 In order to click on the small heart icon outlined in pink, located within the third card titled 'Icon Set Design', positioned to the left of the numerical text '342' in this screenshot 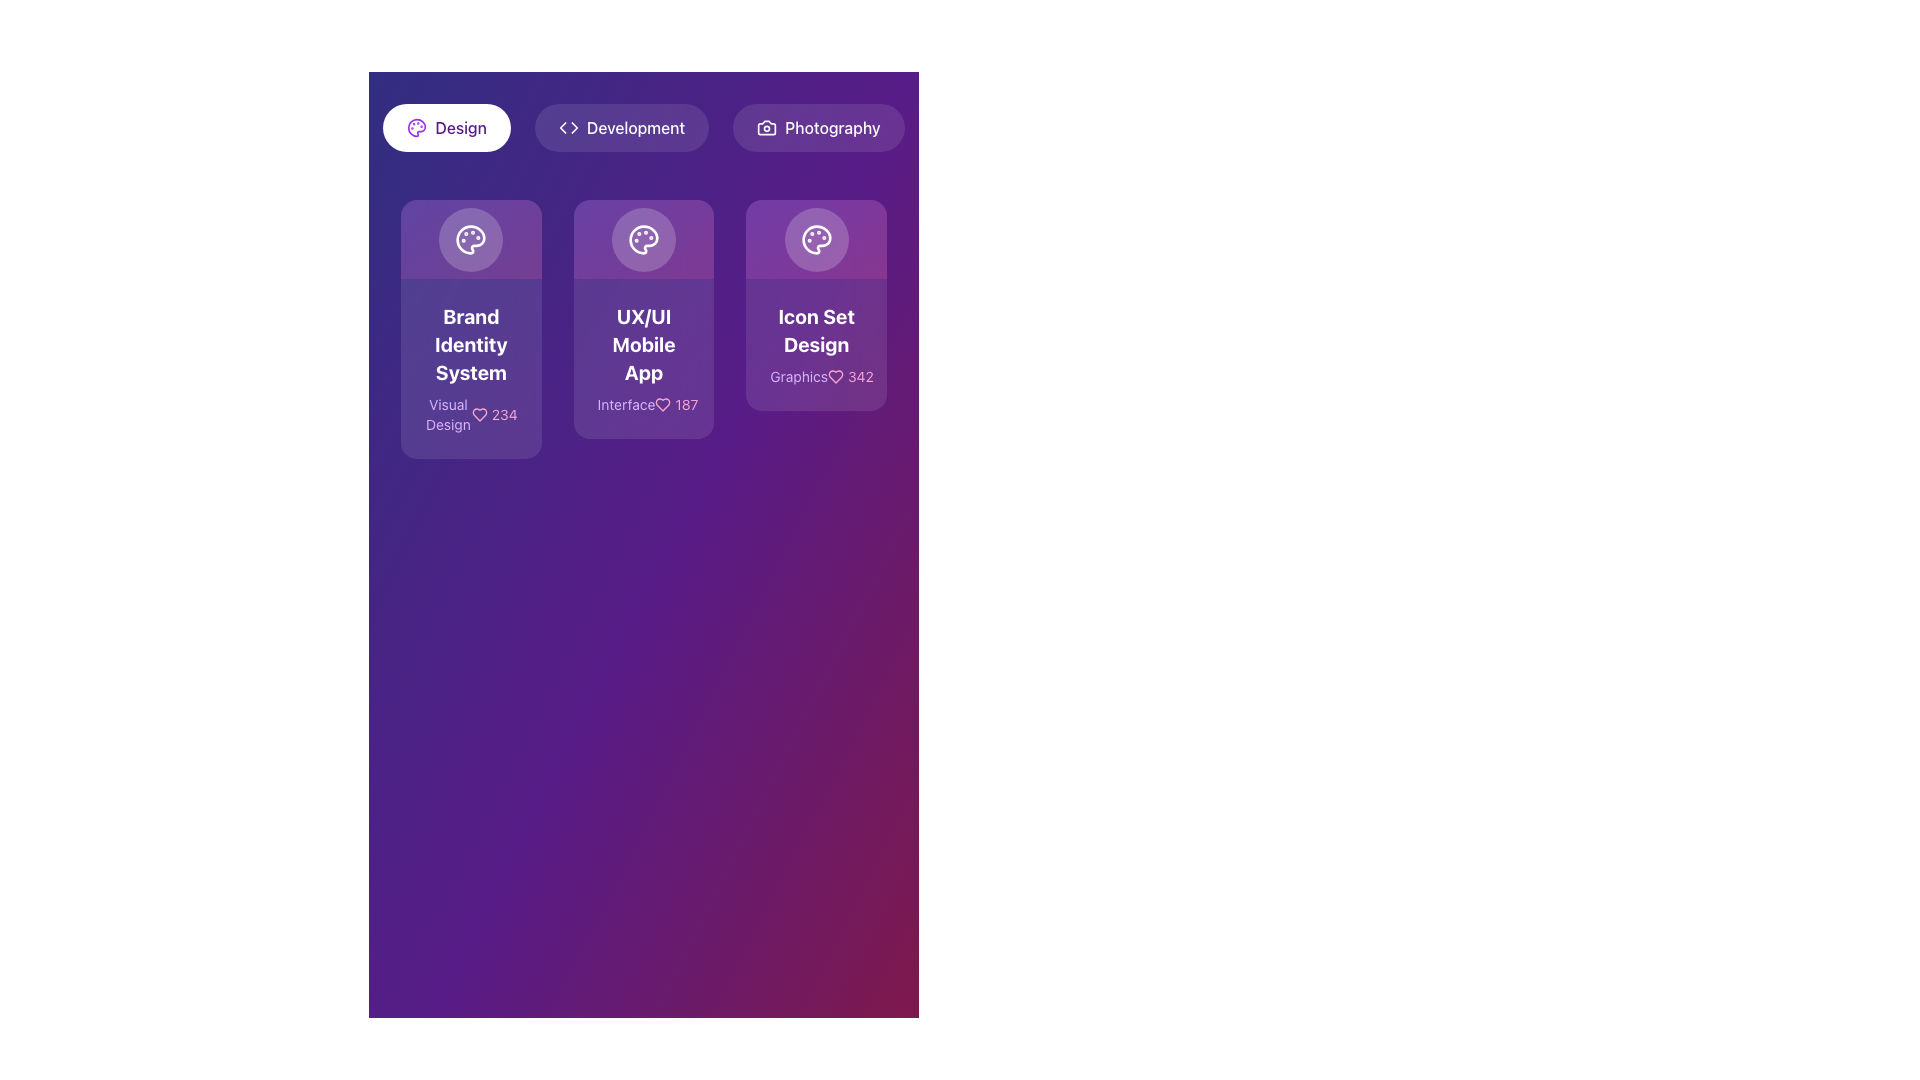, I will do `click(835, 377)`.